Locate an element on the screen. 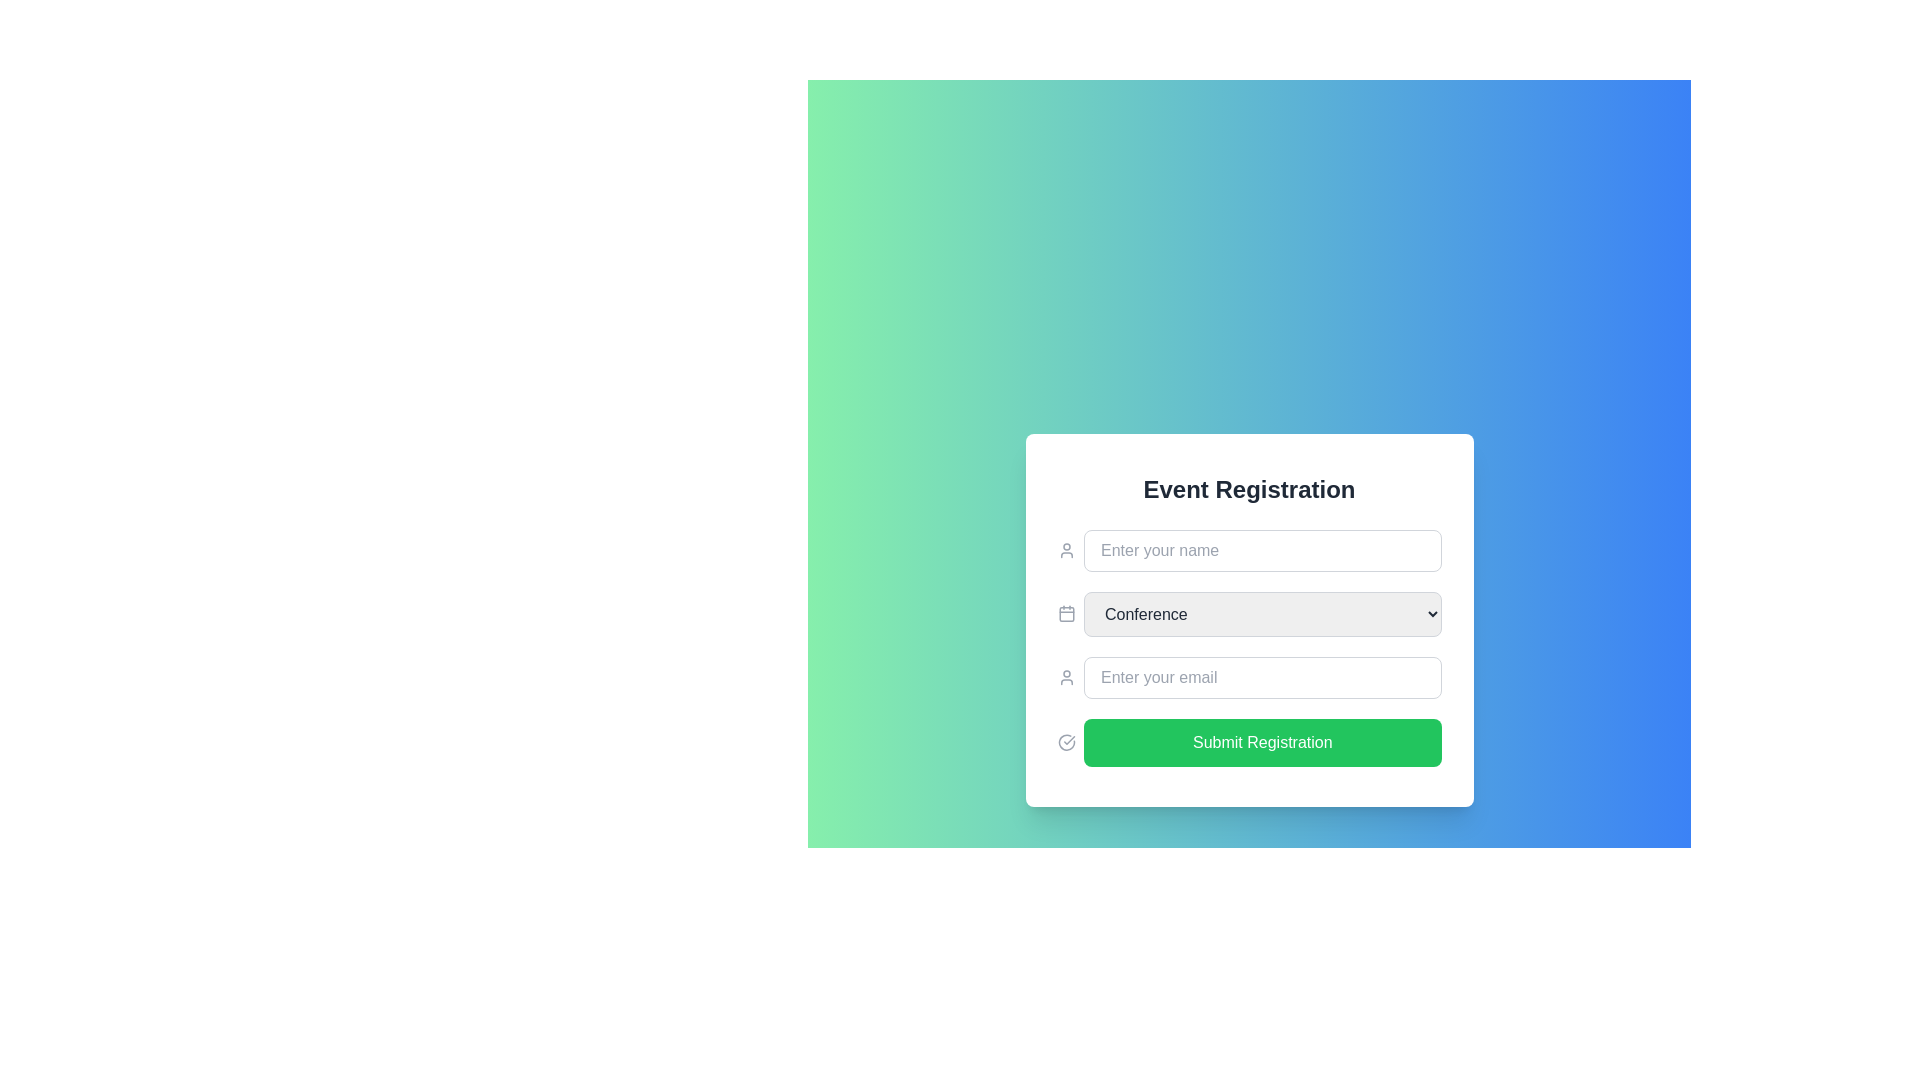 Image resolution: width=1920 pixels, height=1080 pixels. the decorative calendar icon located on the left side of the 'Conference' dropdown, which visually indicates scheduling selection is located at coordinates (1065, 612).